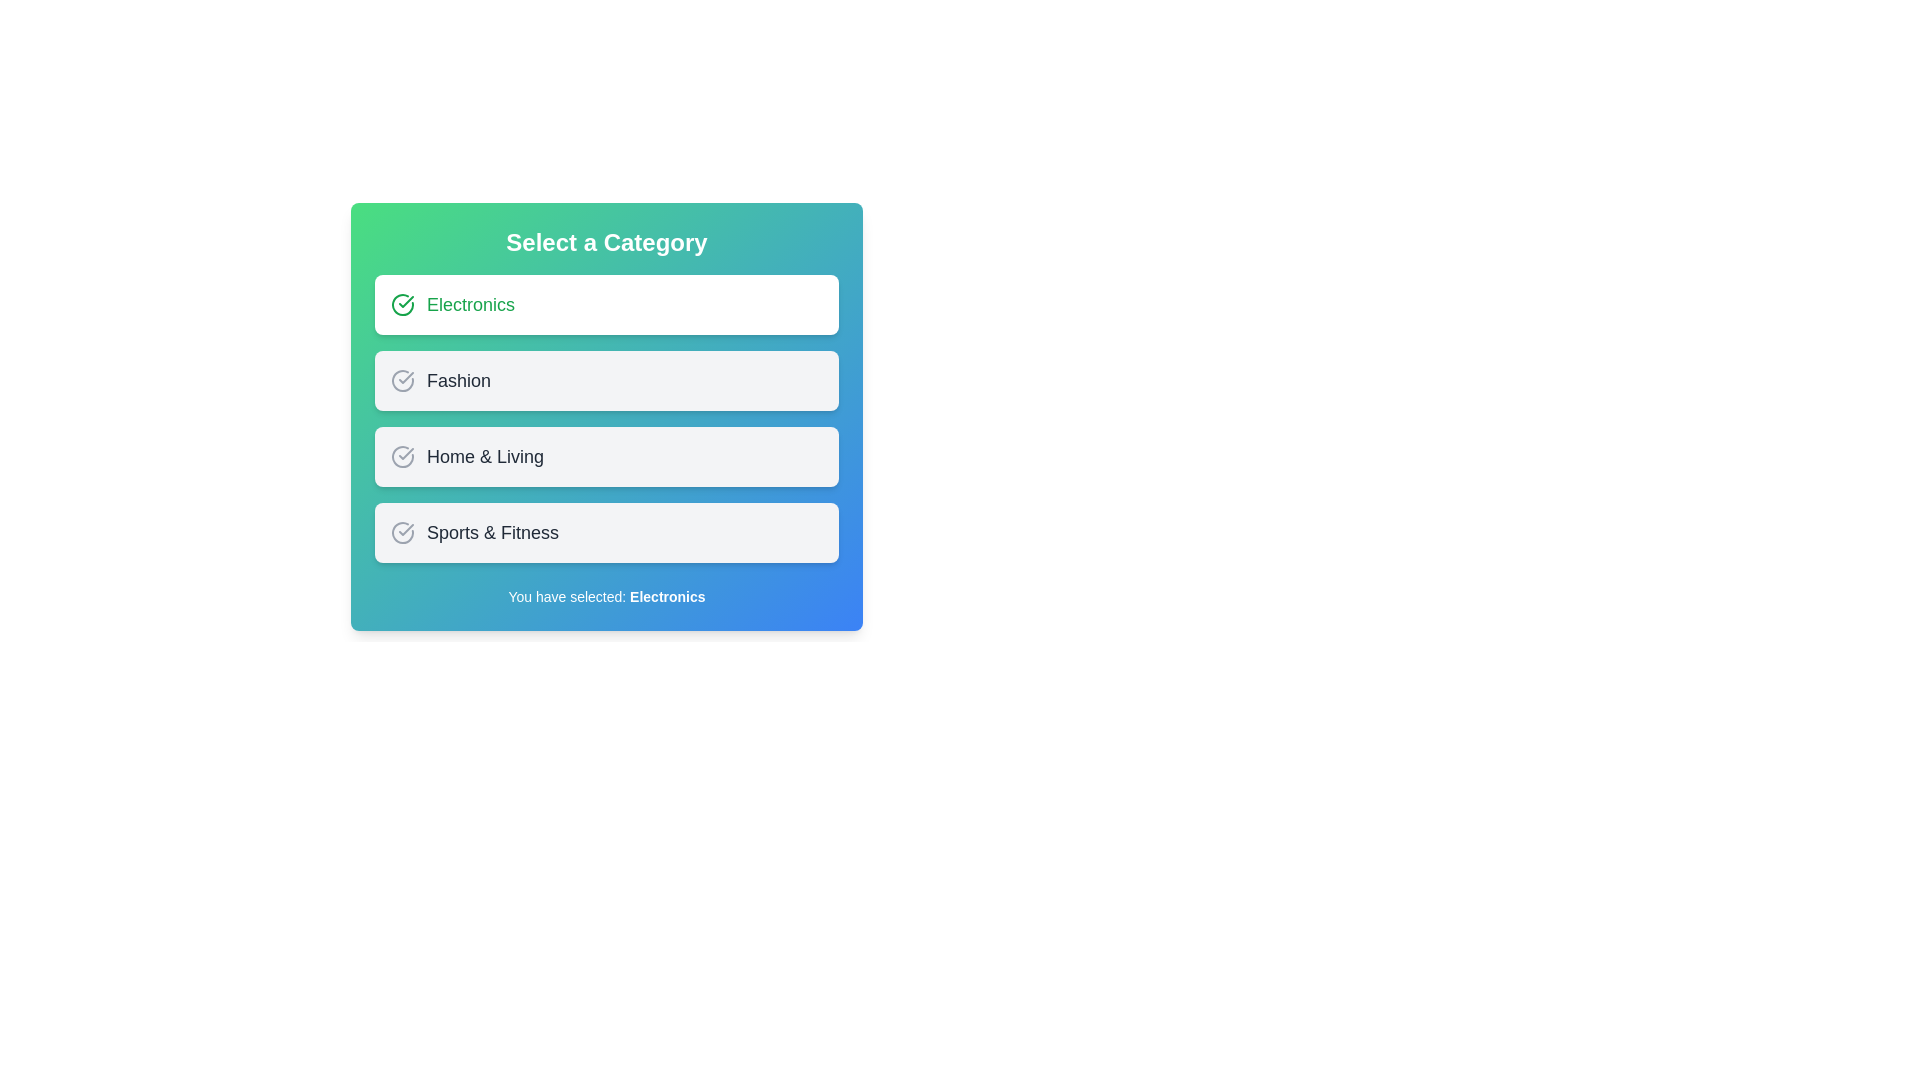 The width and height of the screenshot is (1920, 1080). Describe the element at coordinates (485, 456) in the screenshot. I see `the 'Home & Living' text label, which is part of the third clickable option in the 'Select a Category' section, located between 'Fashion' and 'Sports & Fitness'` at that location.